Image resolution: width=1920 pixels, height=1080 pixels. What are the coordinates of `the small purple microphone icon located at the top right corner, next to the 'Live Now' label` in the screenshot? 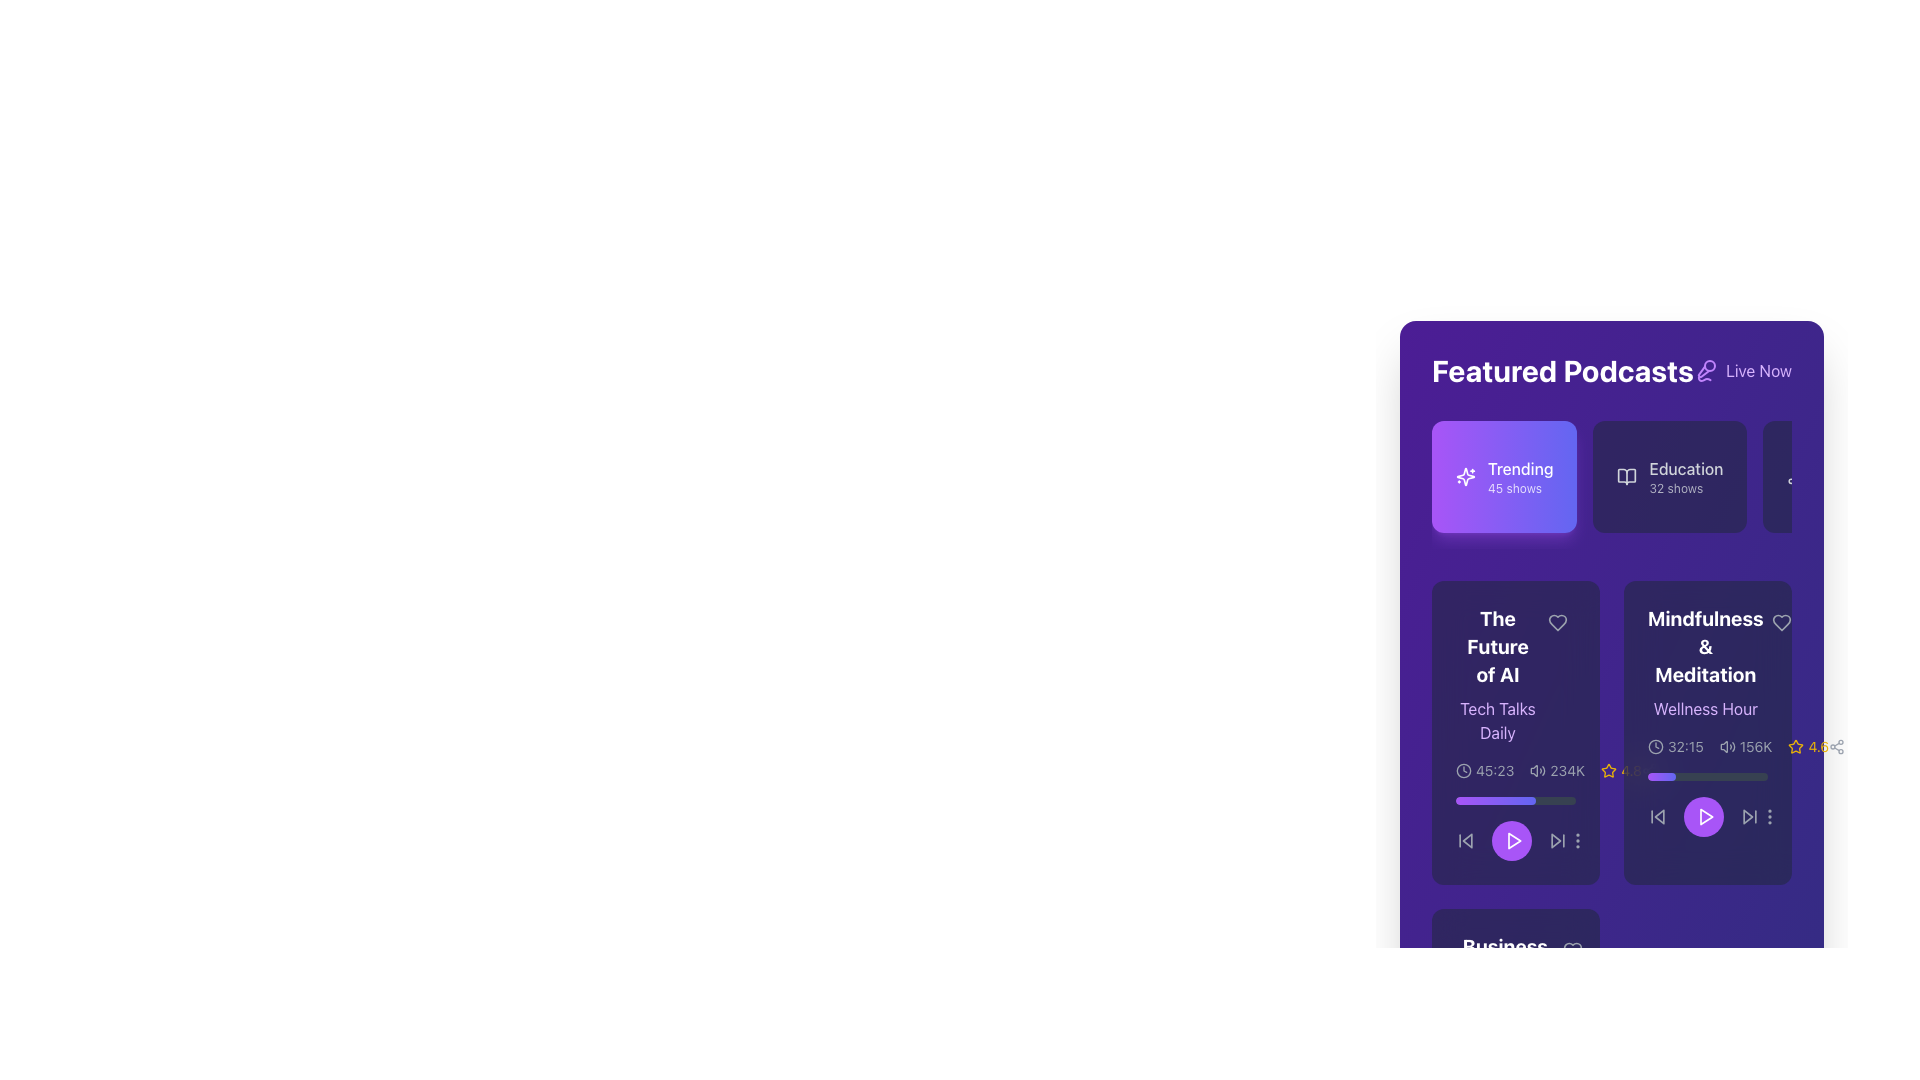 It's located at (1705, 370).